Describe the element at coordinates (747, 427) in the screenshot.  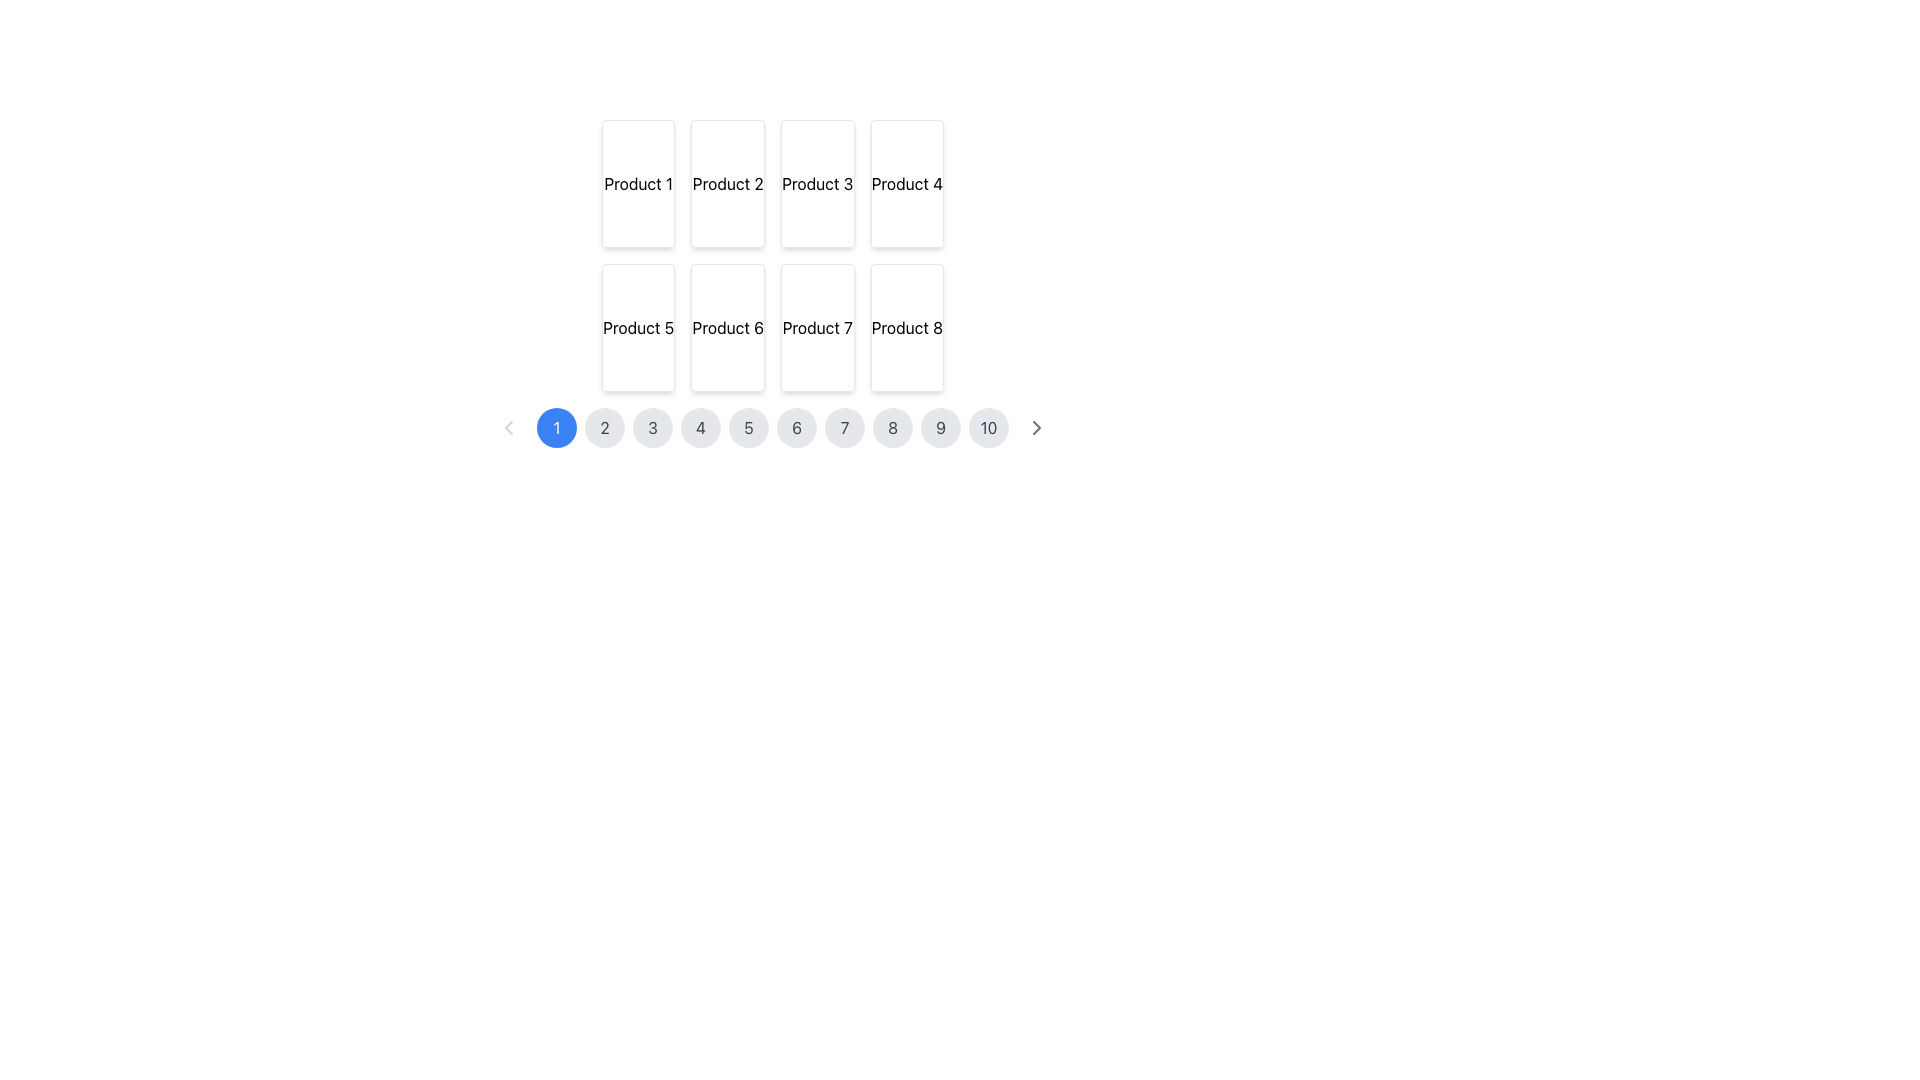
I see `the fifth circular pagination button, which has a light gray background and the number '5' in darker gray` at that location.